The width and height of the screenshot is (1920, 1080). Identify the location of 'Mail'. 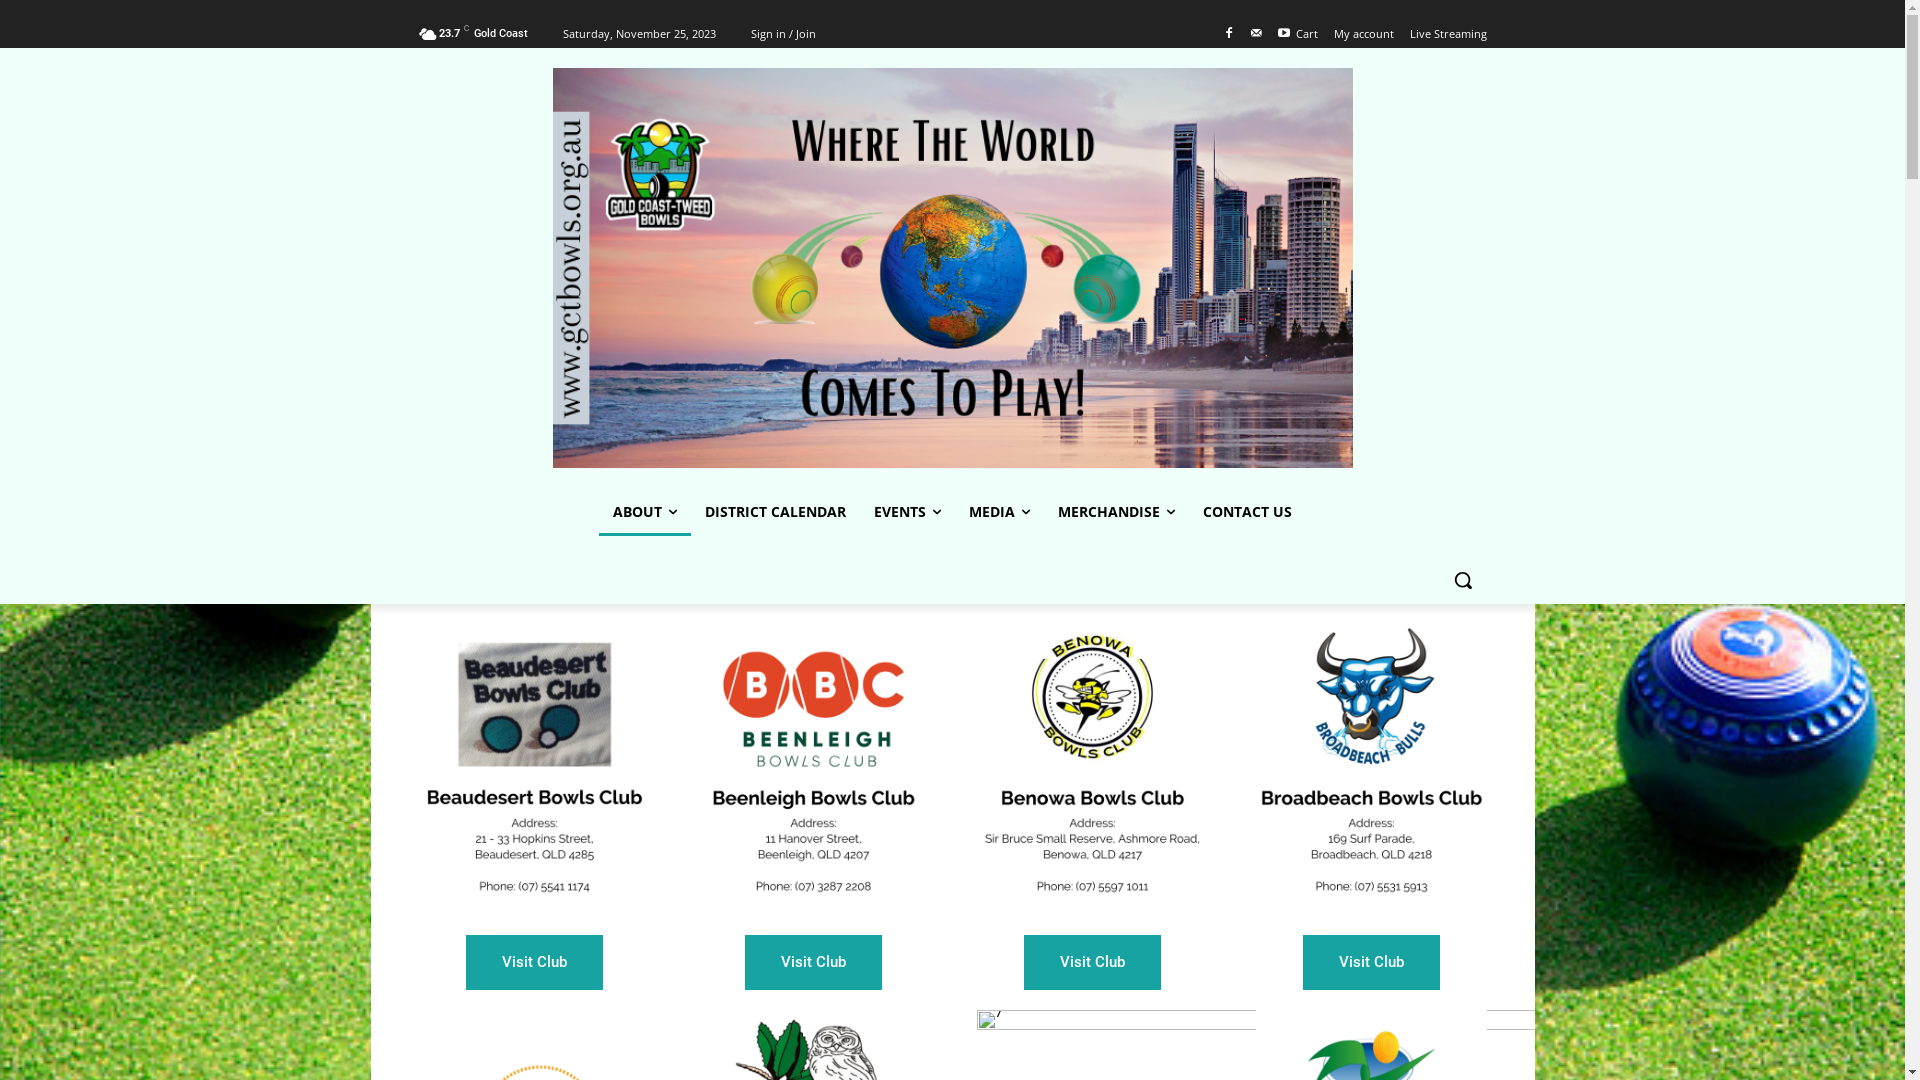
(1255, 33).